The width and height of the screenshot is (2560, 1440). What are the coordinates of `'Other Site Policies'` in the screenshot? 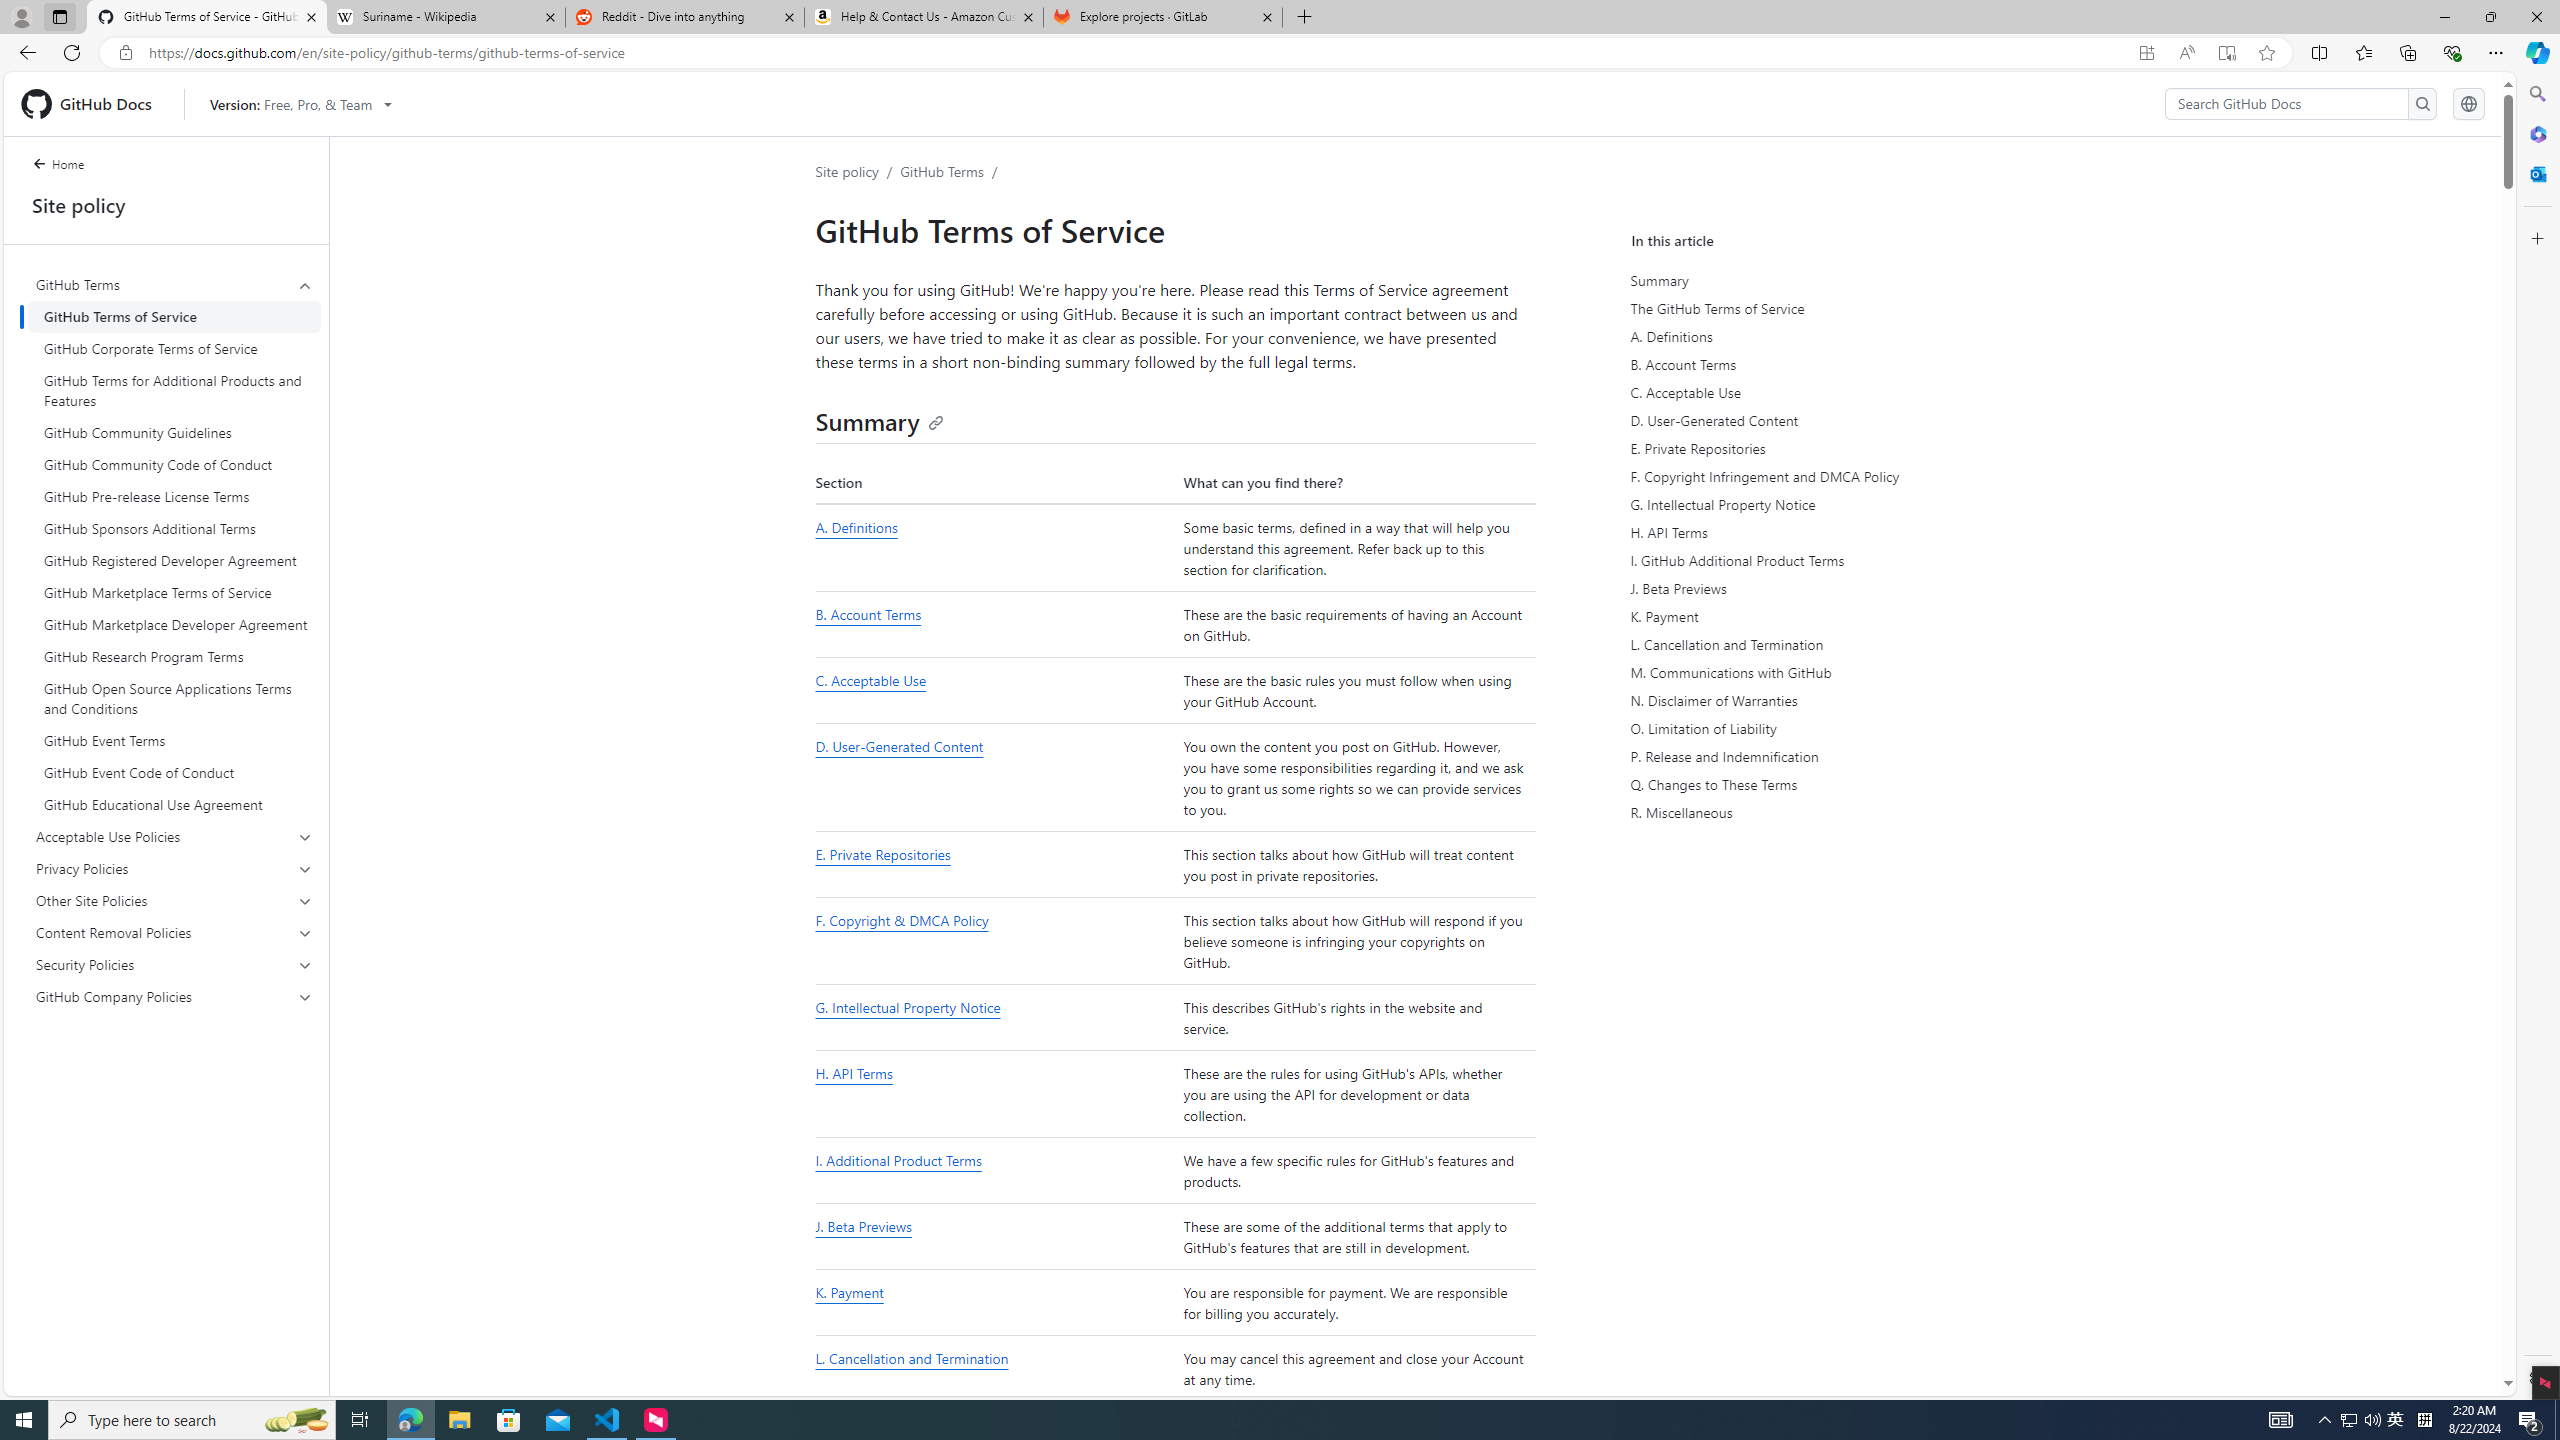 It's located at (175, 900).